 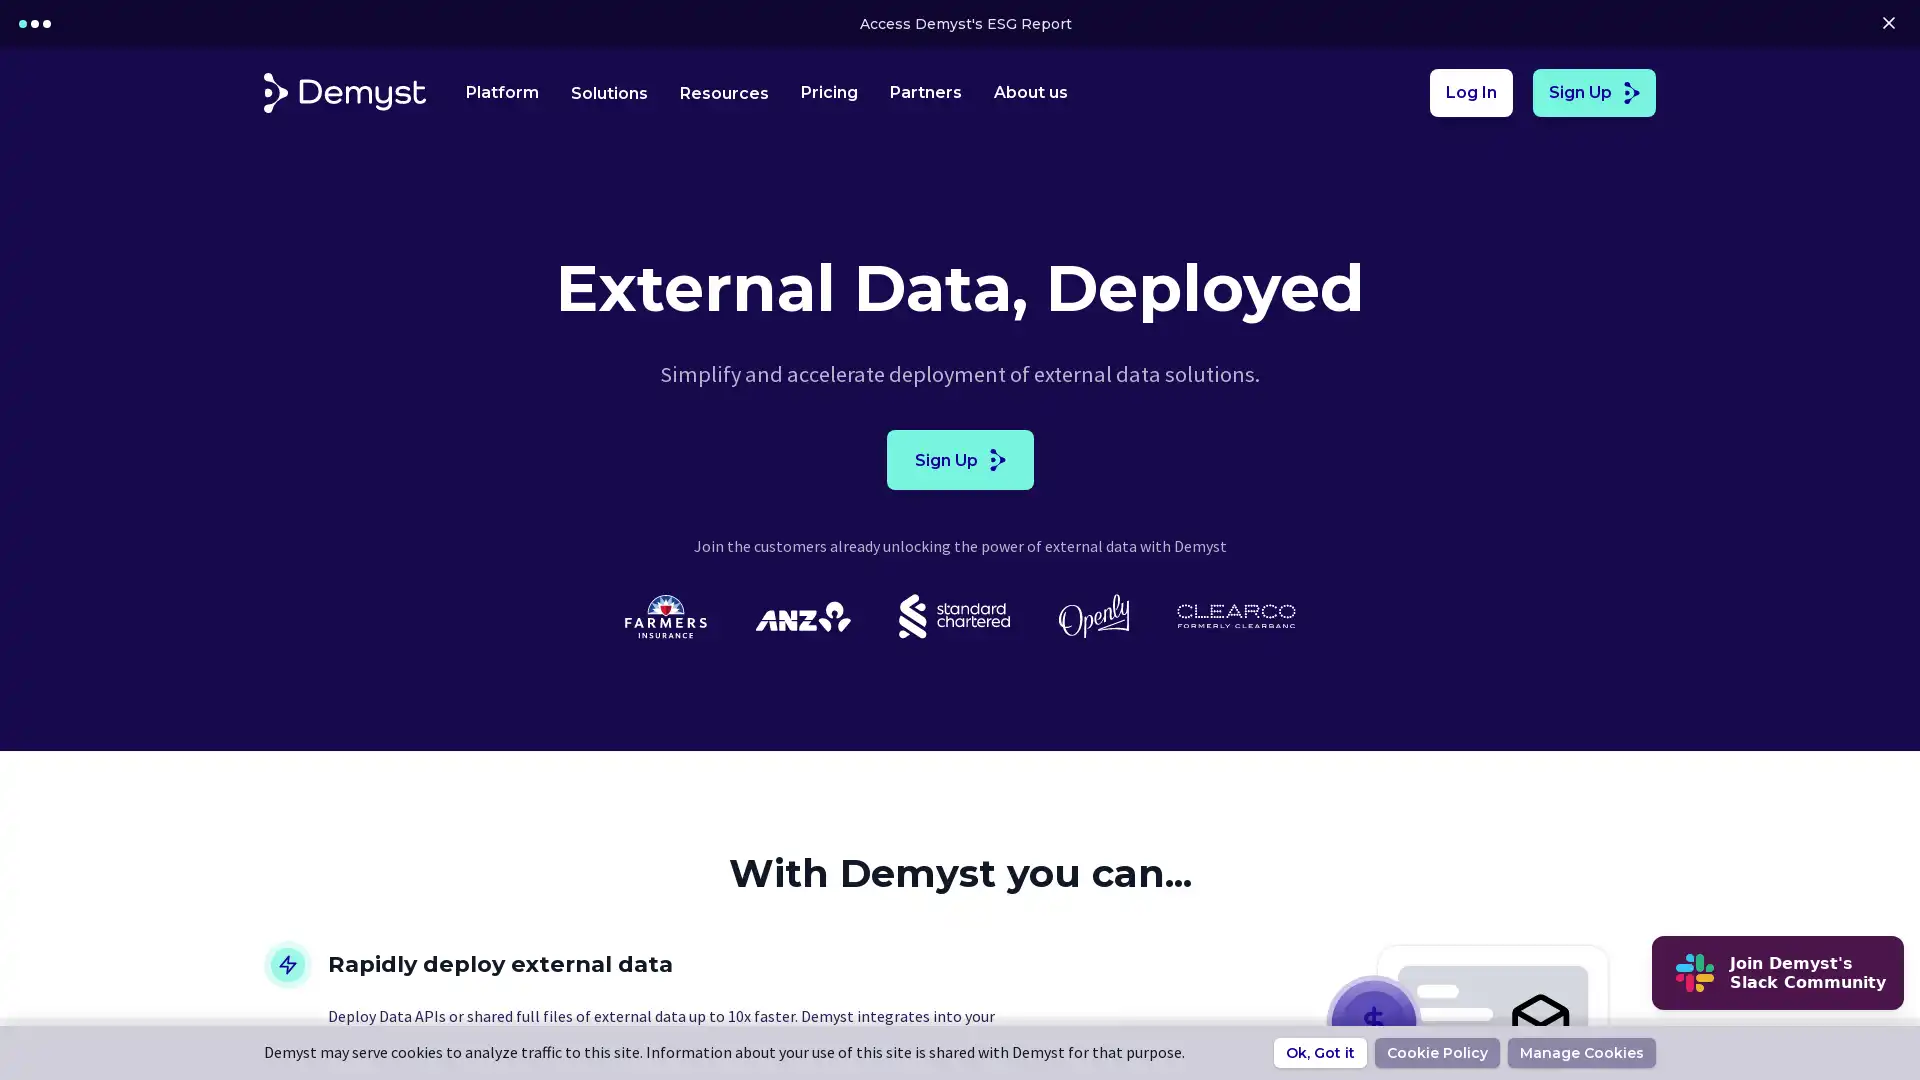 What do you see at coordinates (1320, 1052) in the screenshot?
I see `Ok, Got it` at bounding box center [1320, 1052].